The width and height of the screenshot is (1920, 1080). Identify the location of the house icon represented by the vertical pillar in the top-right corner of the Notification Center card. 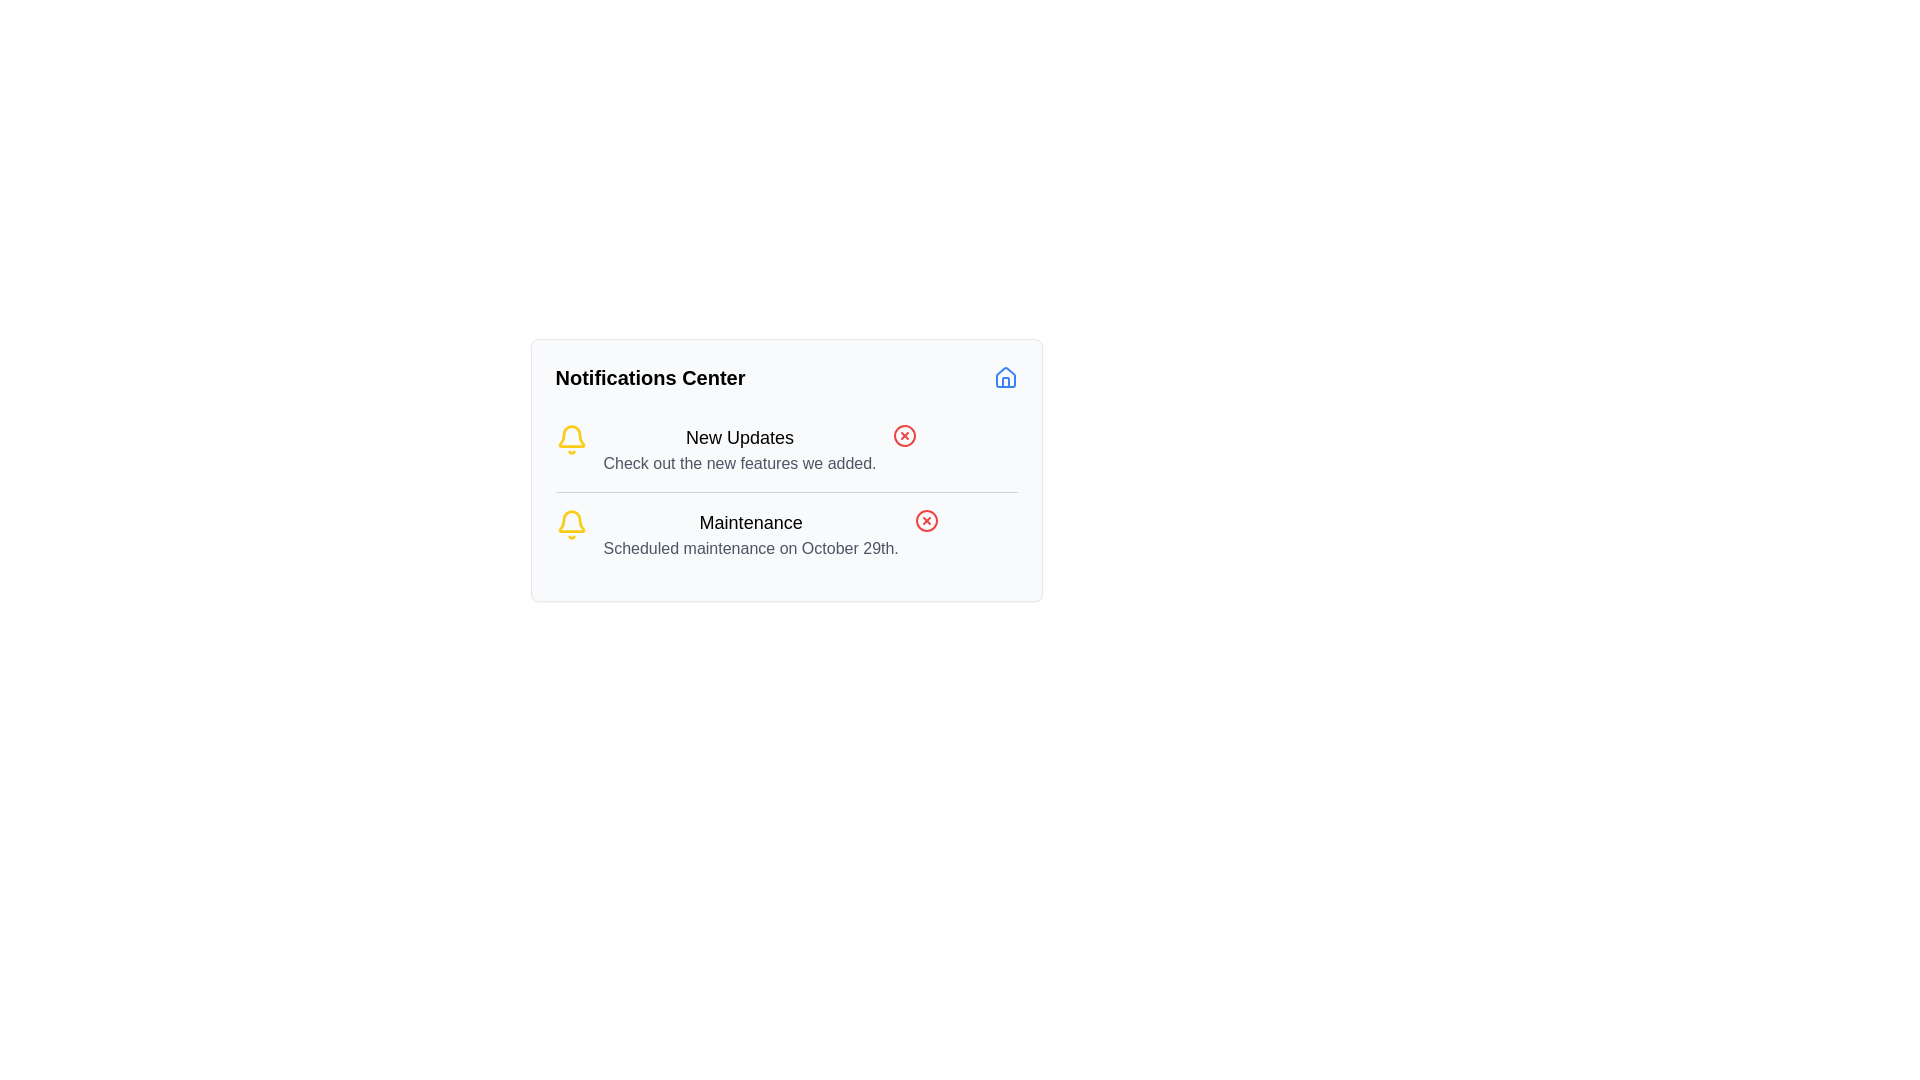
(1005, 382).